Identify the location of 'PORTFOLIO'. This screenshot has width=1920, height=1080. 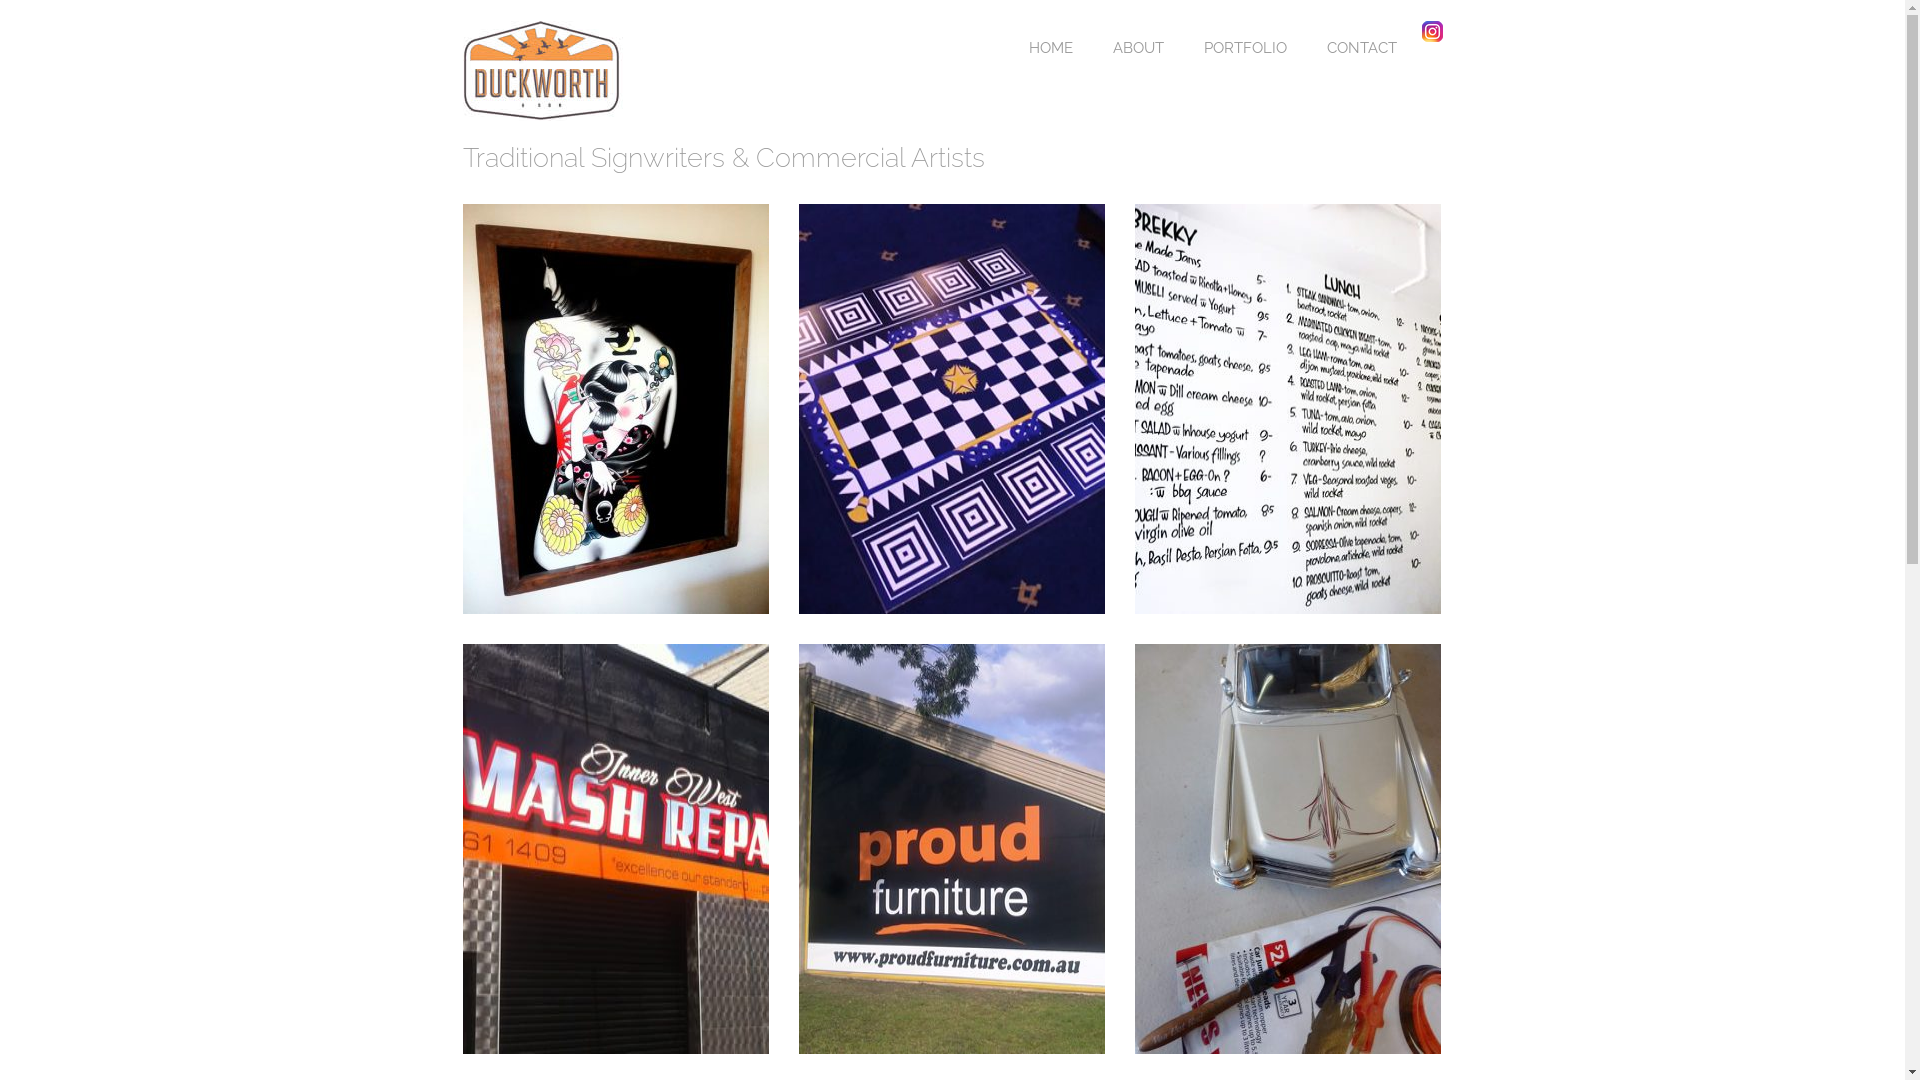
(1243, 47).